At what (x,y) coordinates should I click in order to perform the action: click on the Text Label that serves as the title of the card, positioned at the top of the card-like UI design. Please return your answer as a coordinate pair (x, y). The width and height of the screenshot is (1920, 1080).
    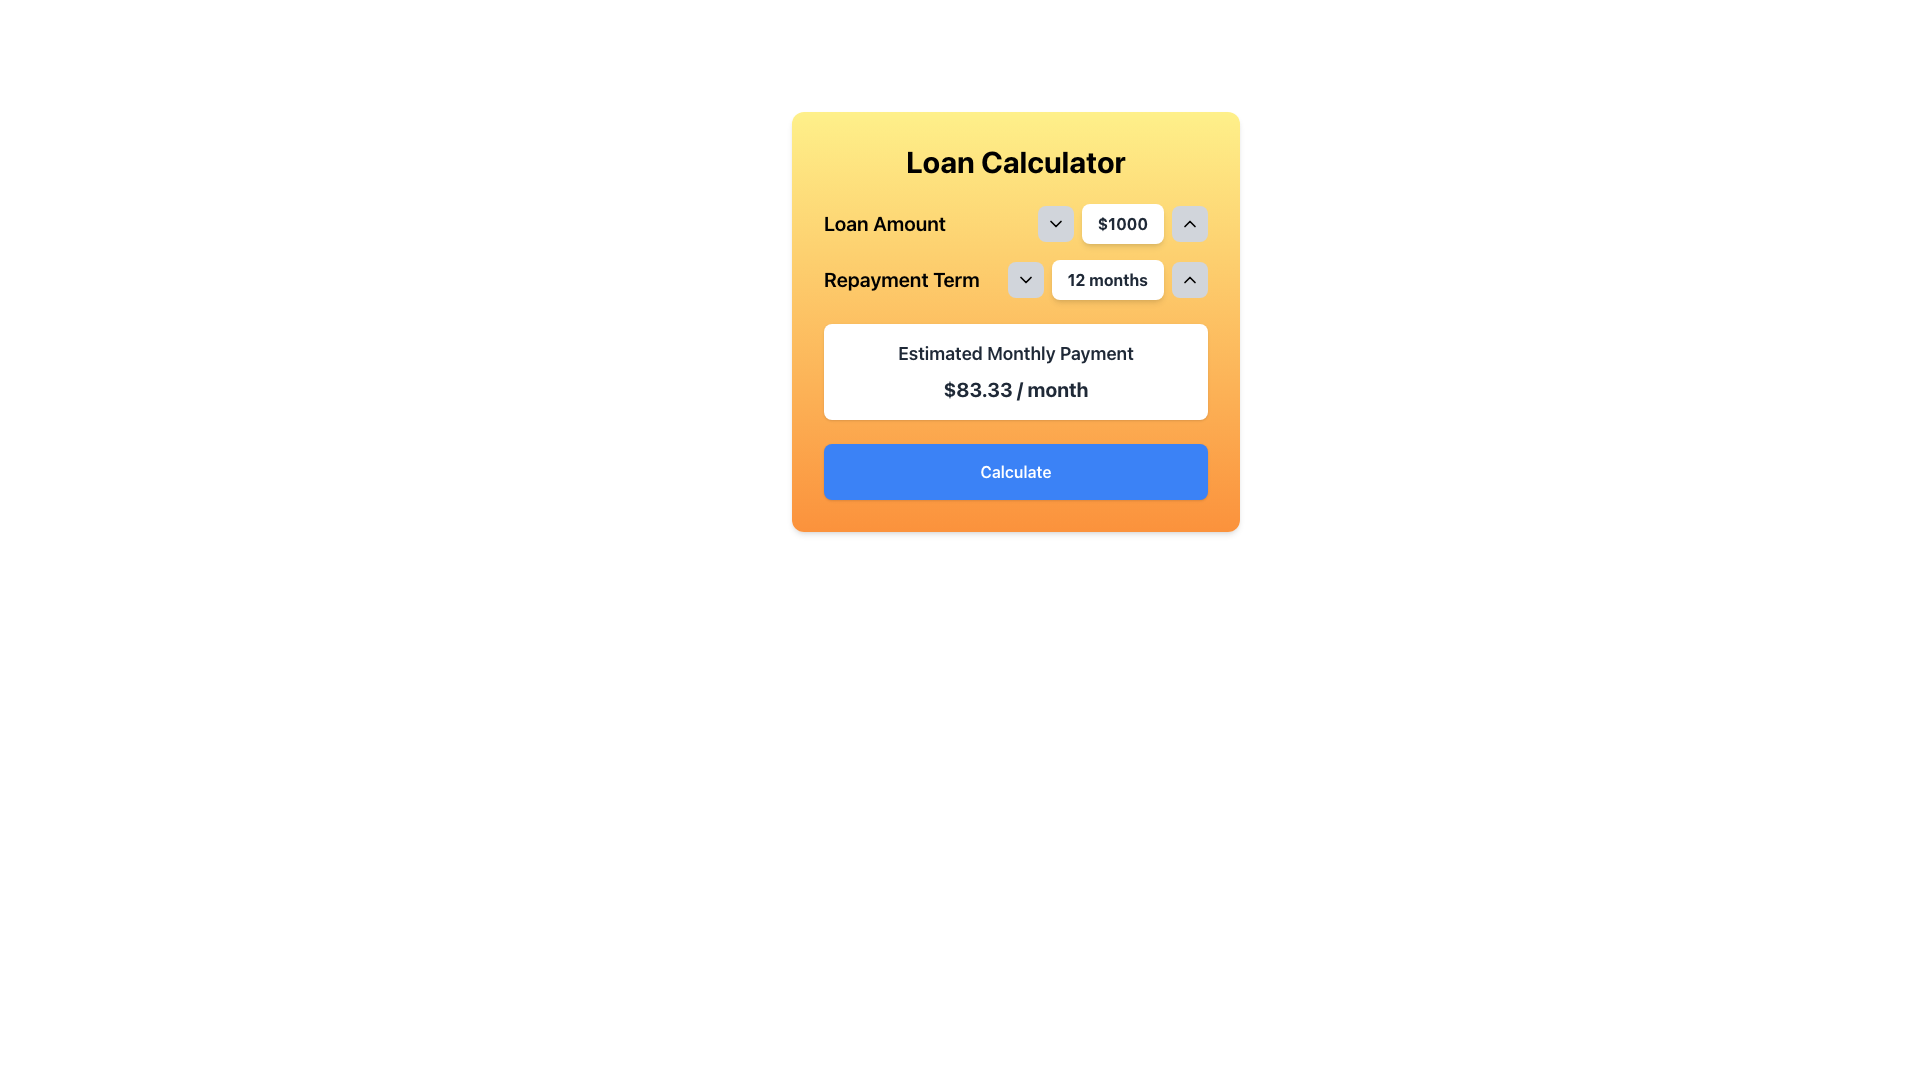
    Looking at the image, I should click on (1016, 161).